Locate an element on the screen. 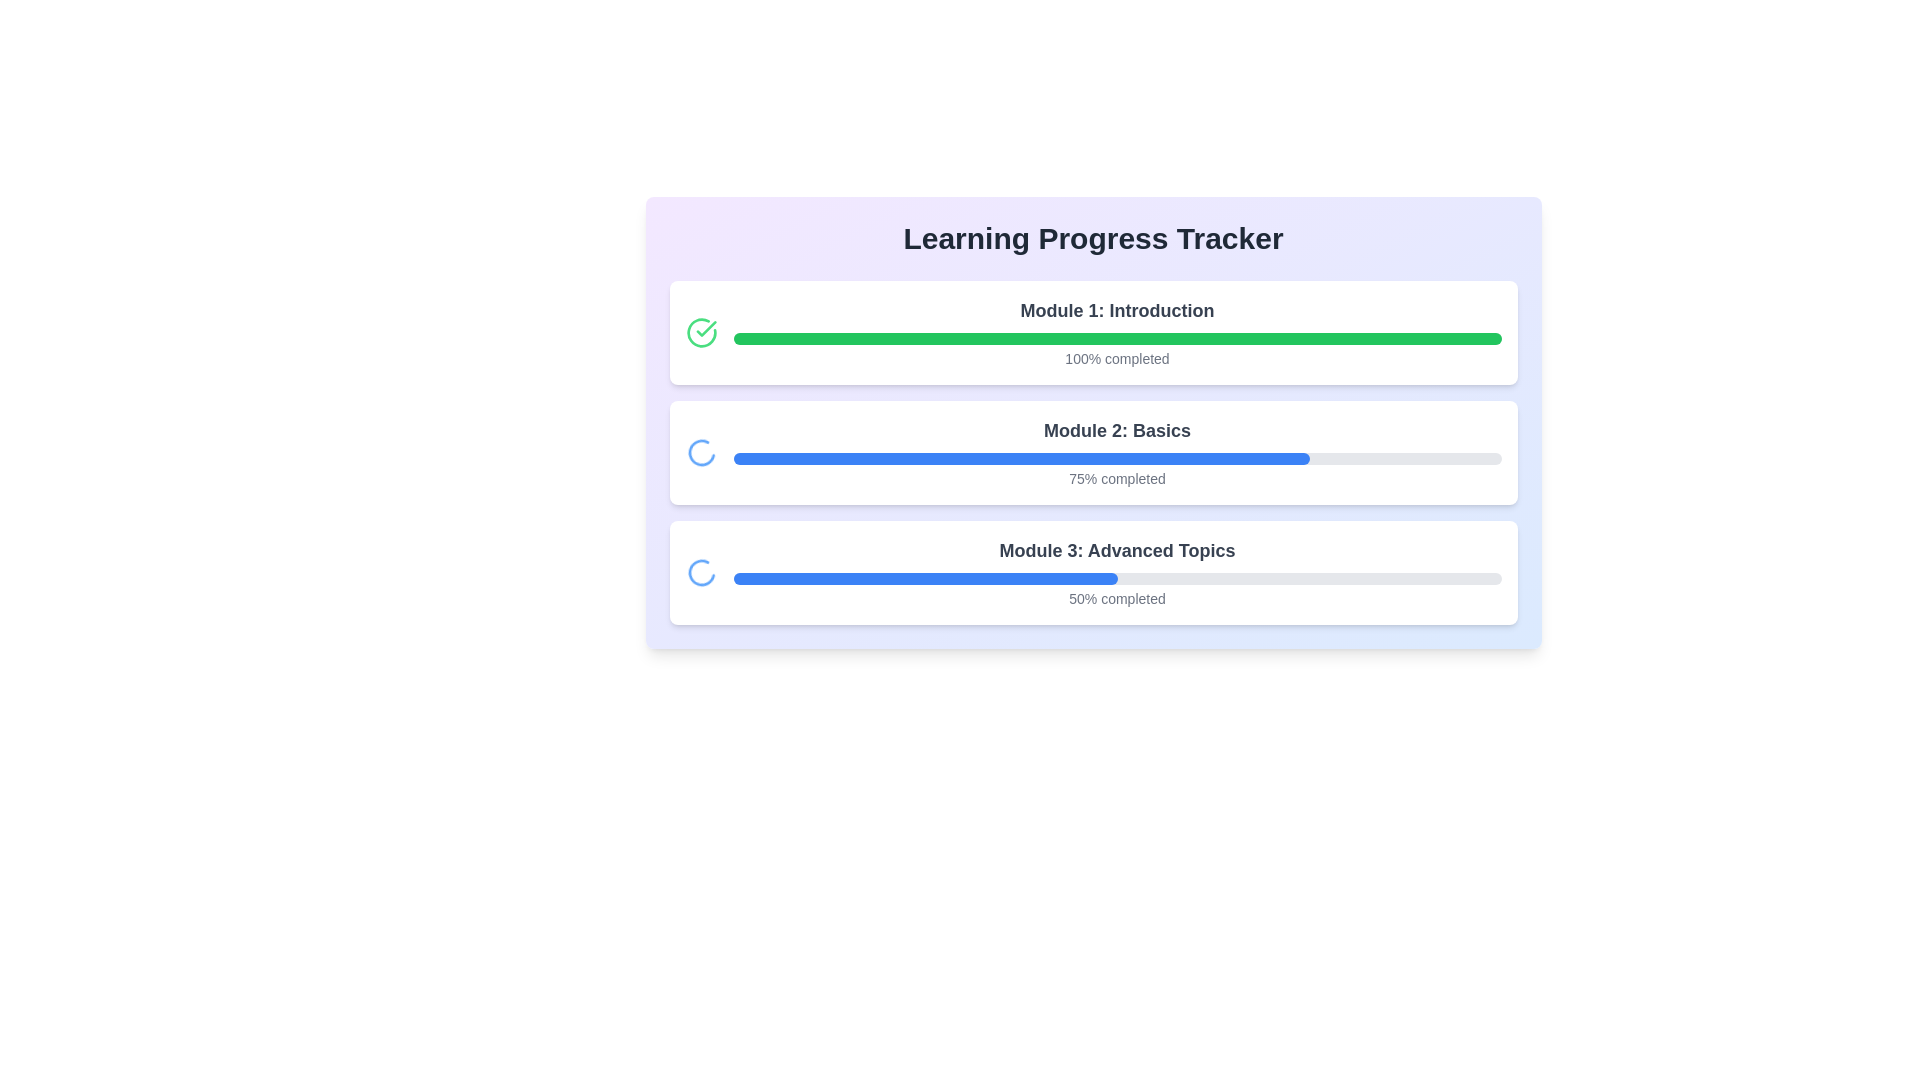 This screenshot has height=1080, width=1920. the blue circular outline of the spinning loader icon located to the left side of the 'Module 2: Basics' title in the second progress block is located at coordinates (701, 452).